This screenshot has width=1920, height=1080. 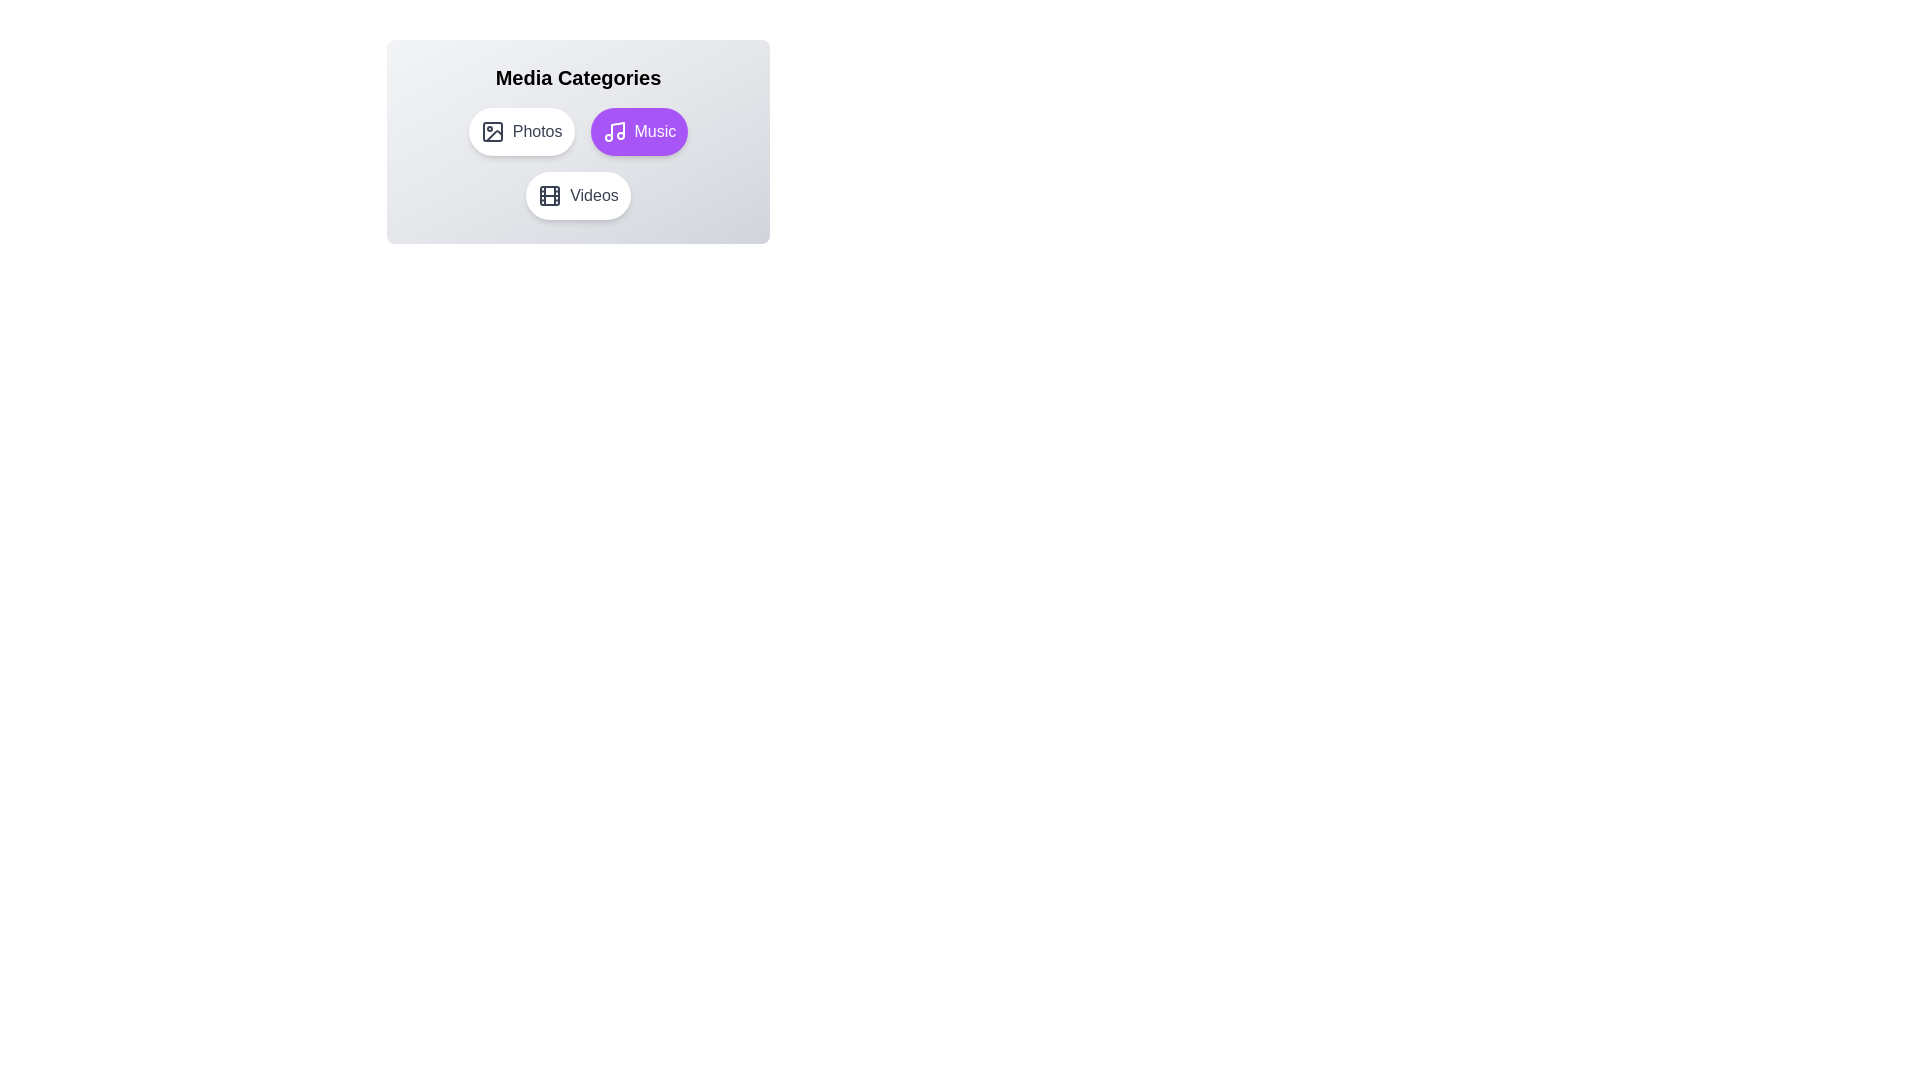 I want to click on the Music button to observe the hover effect, so click(x=638, y=131).